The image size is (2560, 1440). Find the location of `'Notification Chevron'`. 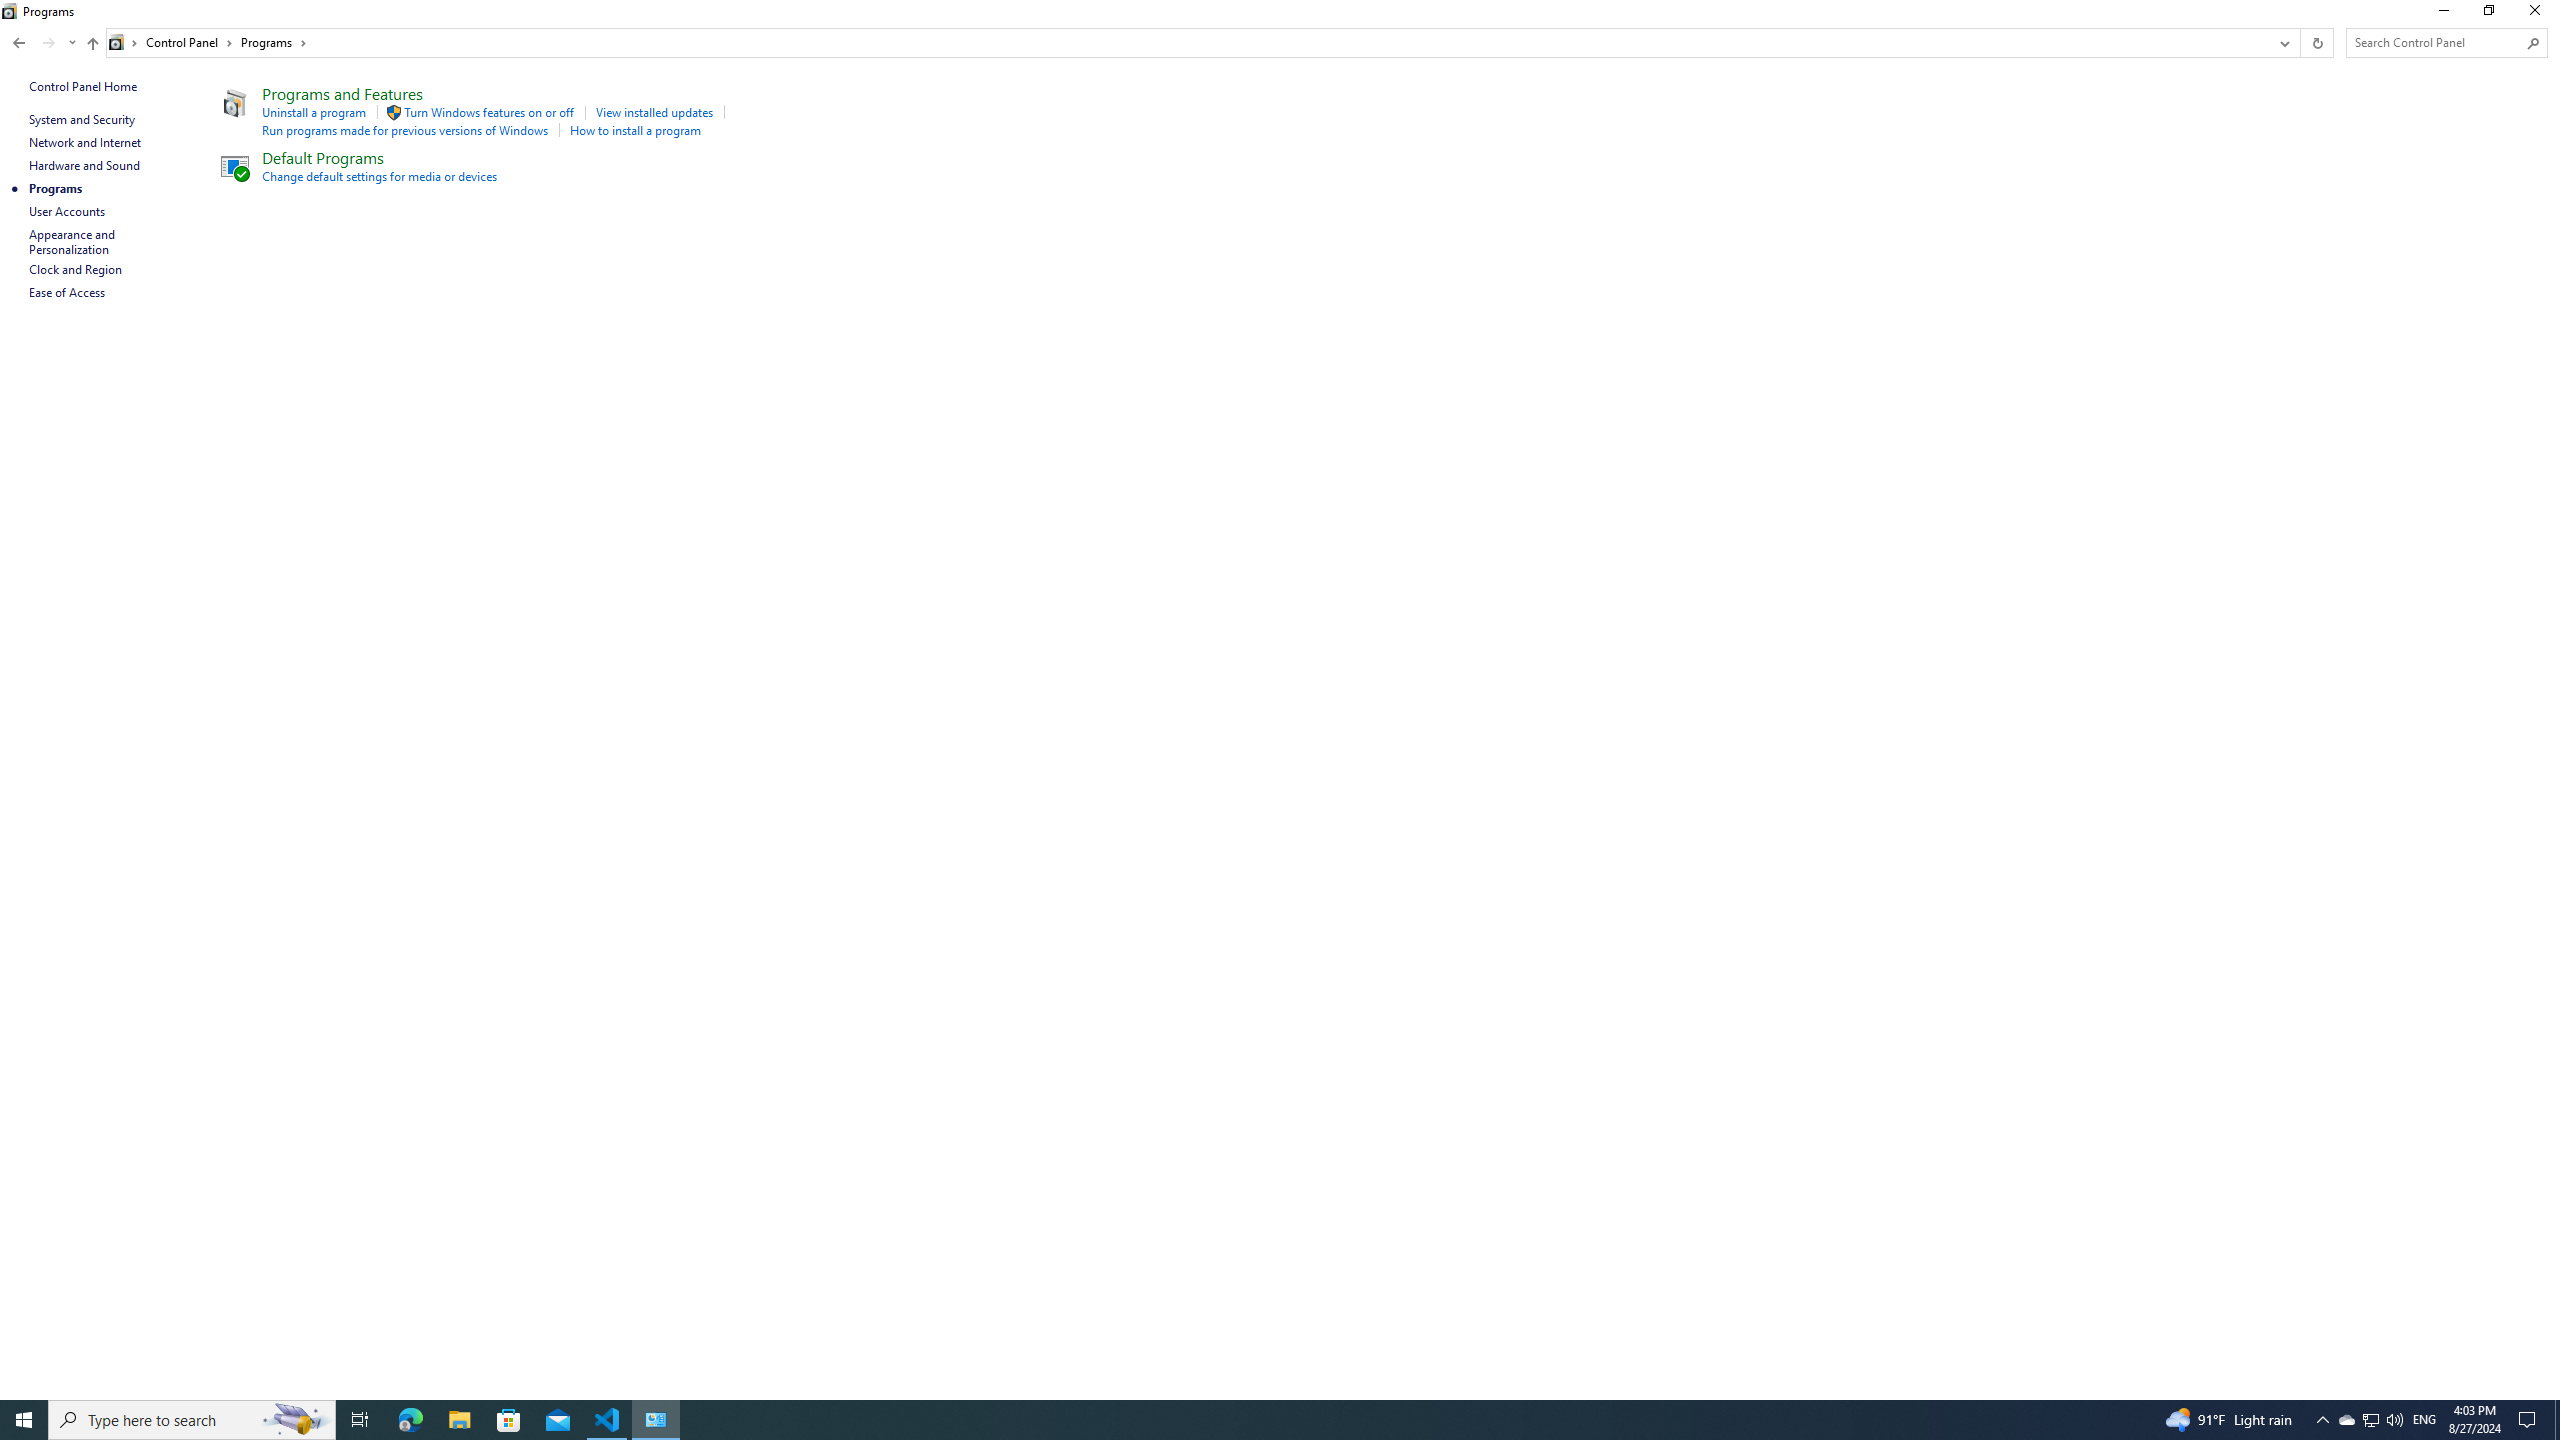

'Notification Chevron' is located at coordinates (2323, 1418).